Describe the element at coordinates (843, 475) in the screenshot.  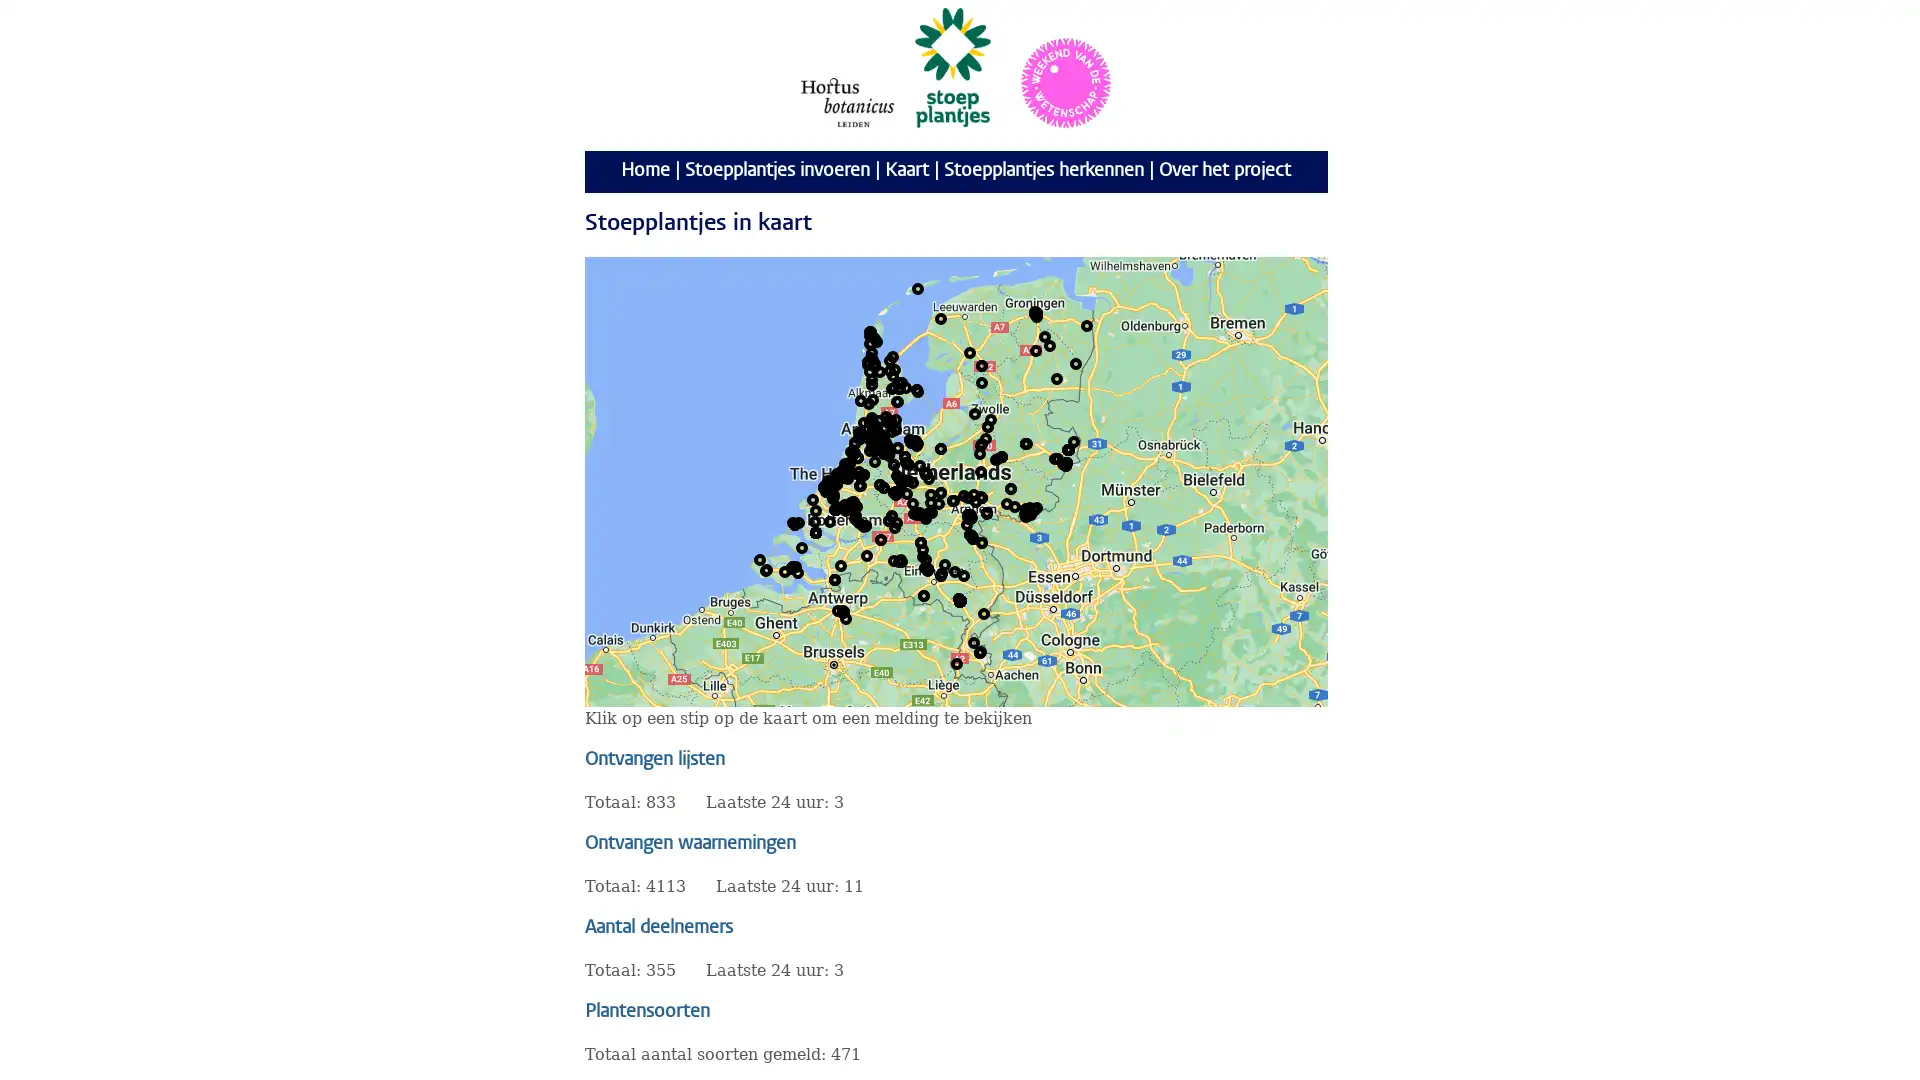
I see `Telling van Andre B. op 05 mei 2022` at that location.